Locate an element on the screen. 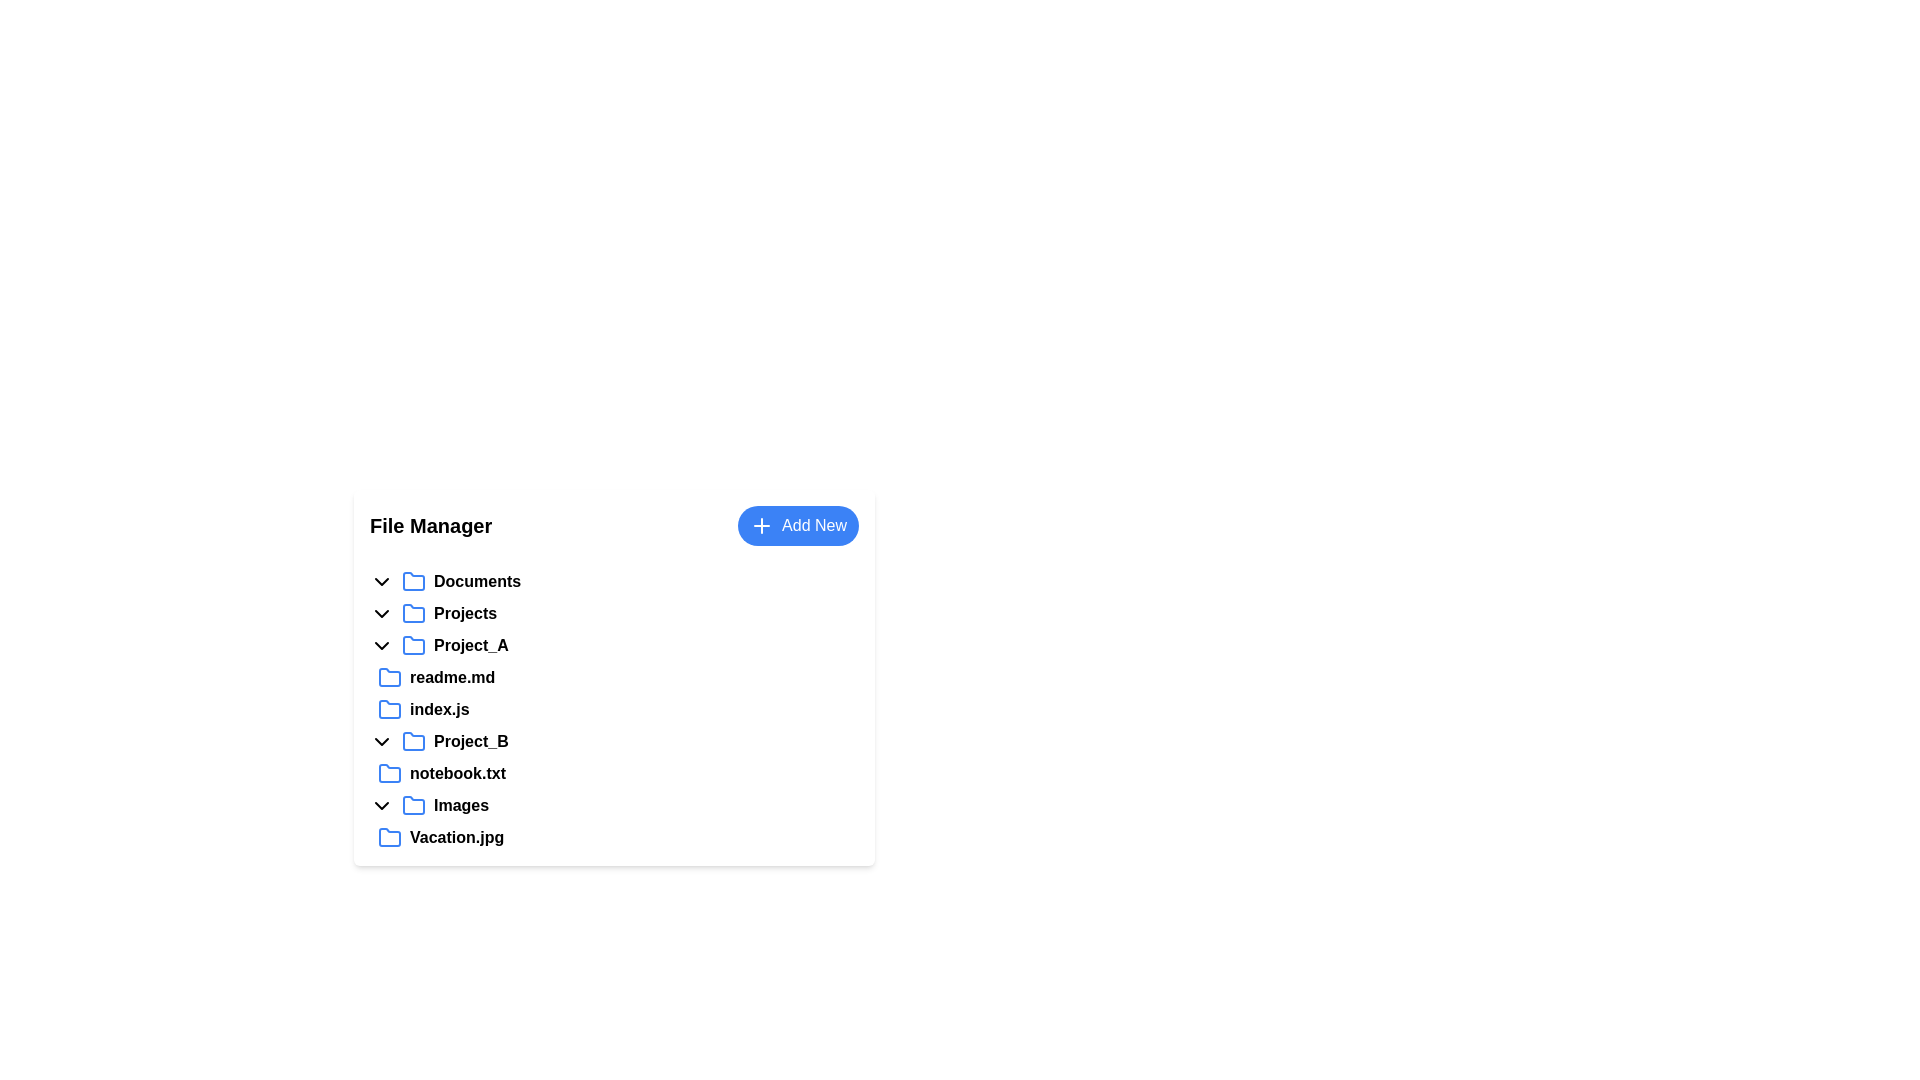  the downward arrow icon button located to the left of the 'Project_A' folder icon is located at coordinates (382, 645).